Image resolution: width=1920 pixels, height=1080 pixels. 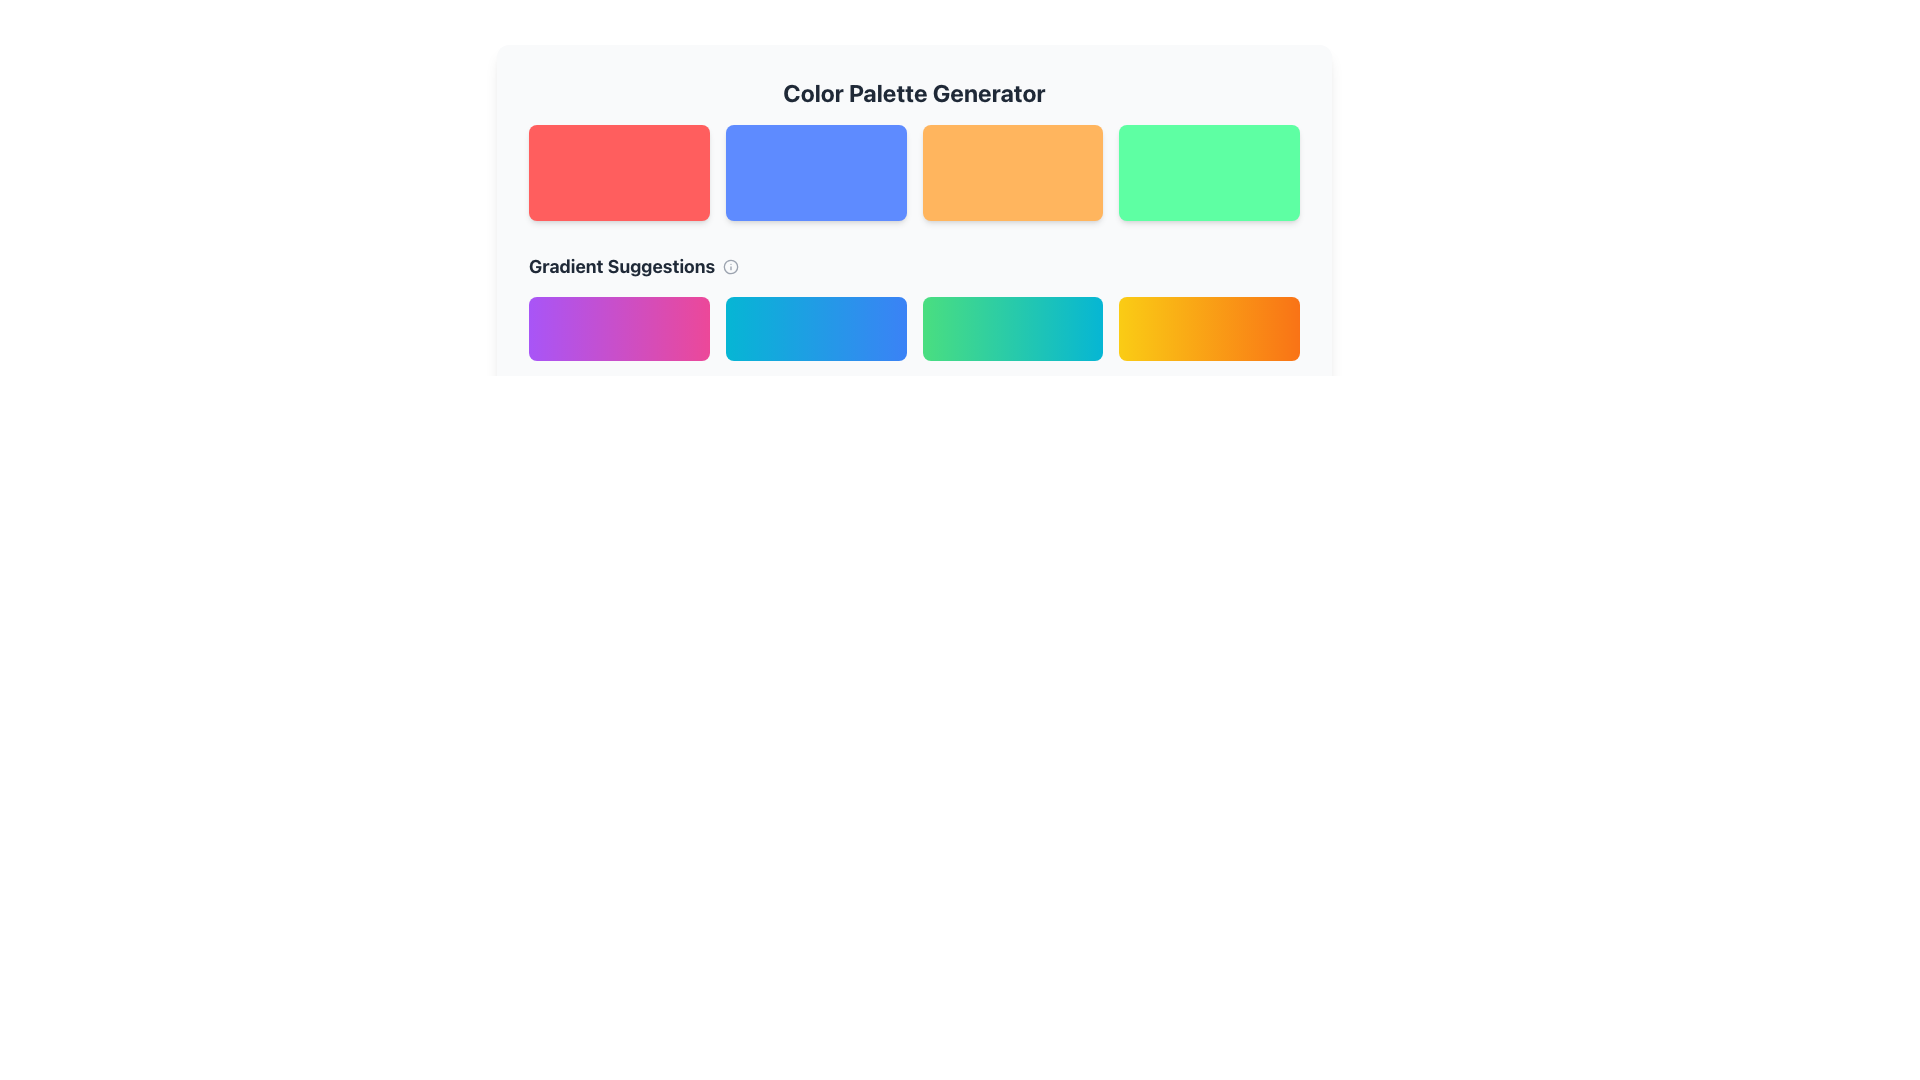 I want to click on the help icon located to the right of the text 'Gradient Suggestions' to provide additional information or help, so click(x=729, y=265).